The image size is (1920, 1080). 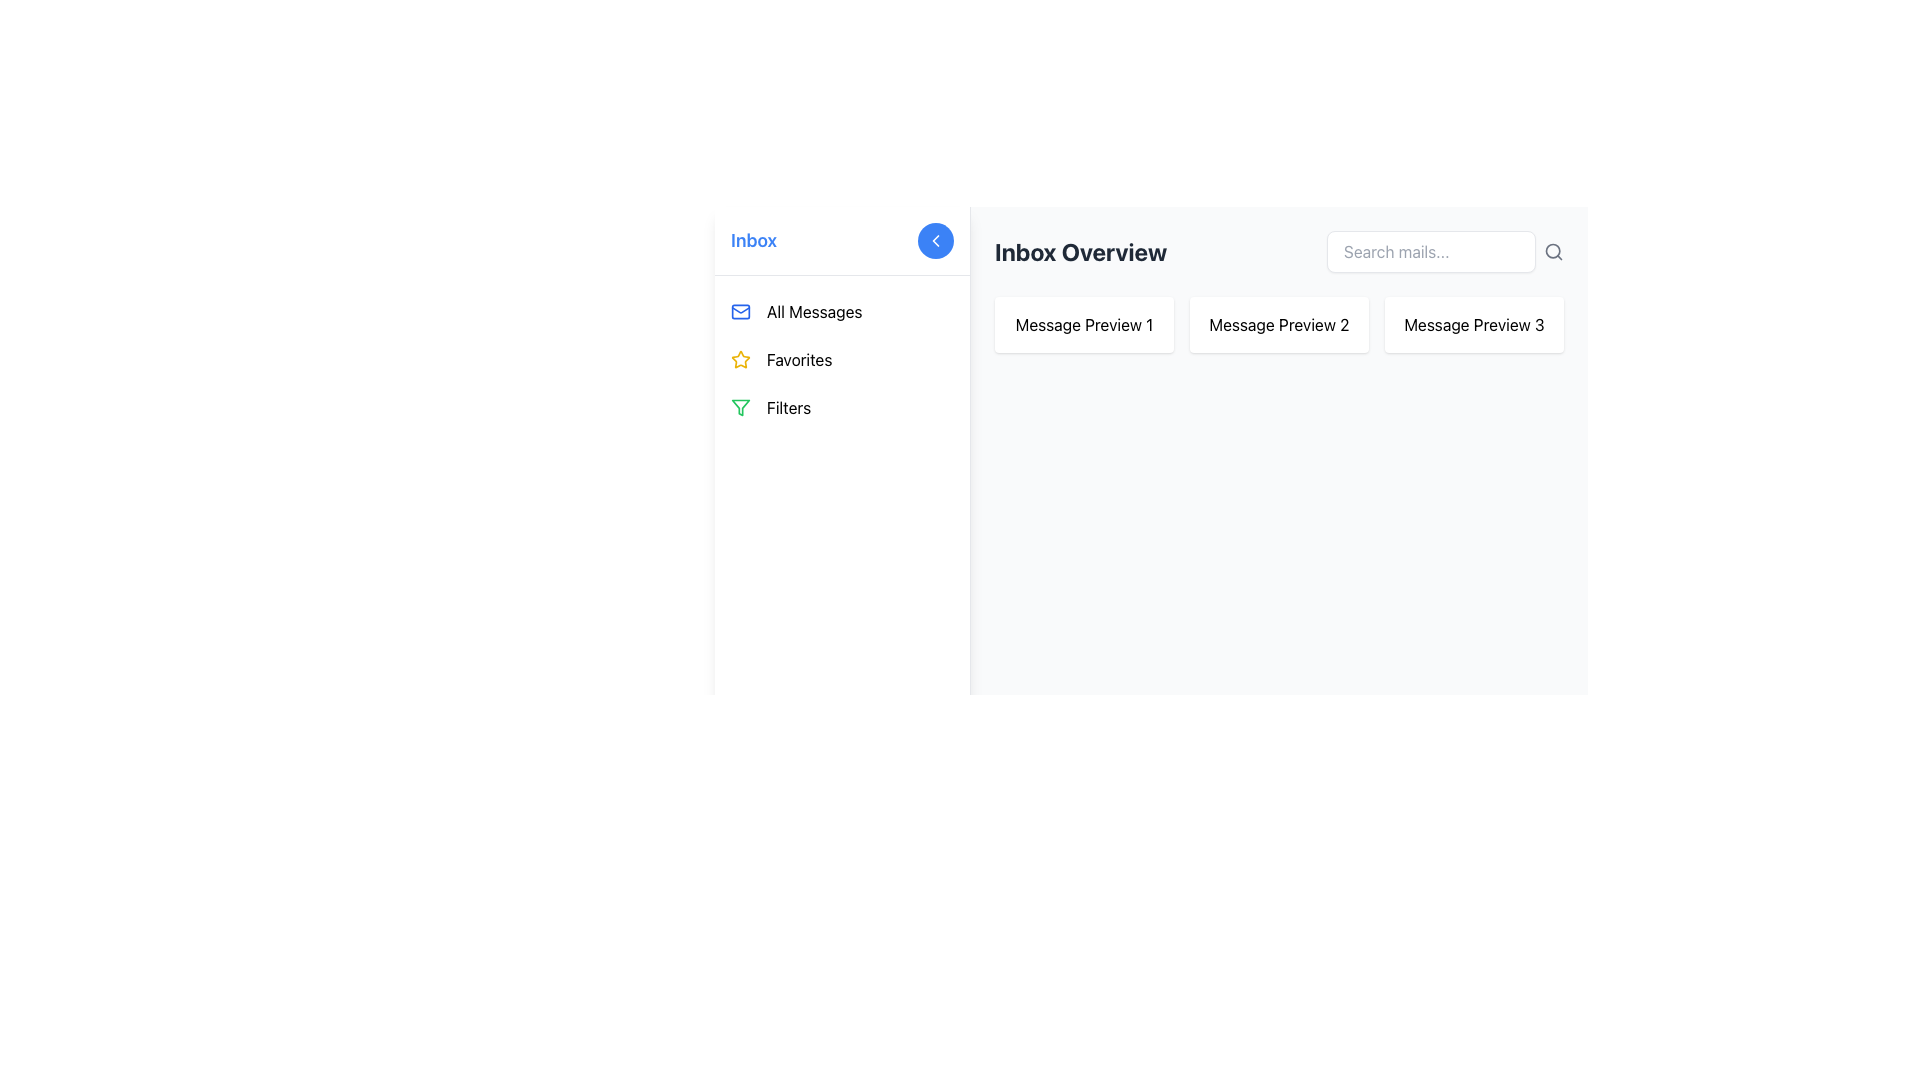 What do you see at coordinates (739, 312) in the screenshot?
I see `the non-interactive envelope icon element located beside the 'Inbox' text in the navigation menu` at bounding box center [739, 312].